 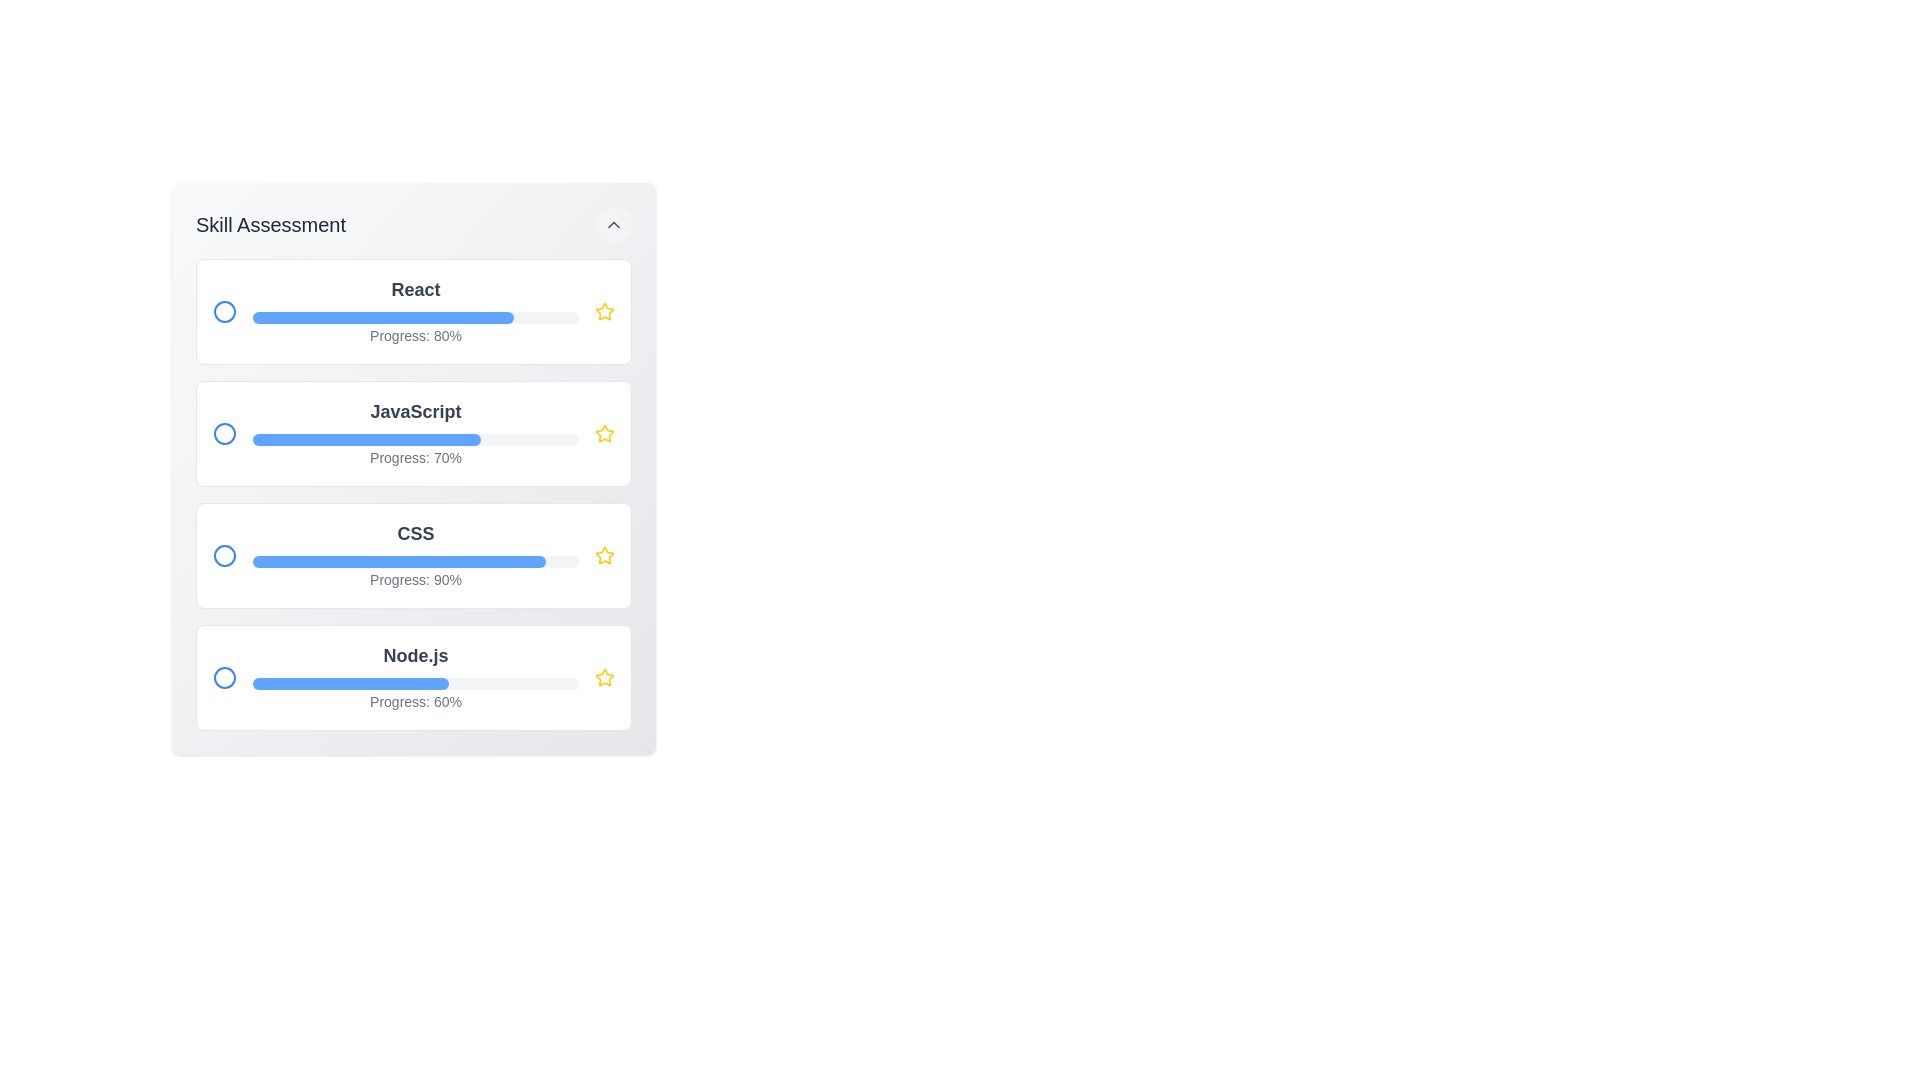 What do you see at coordinates (412, 677) in the screenshot?
I see `the skill item corresponding to Node.js` at bounding box center [412, 677].